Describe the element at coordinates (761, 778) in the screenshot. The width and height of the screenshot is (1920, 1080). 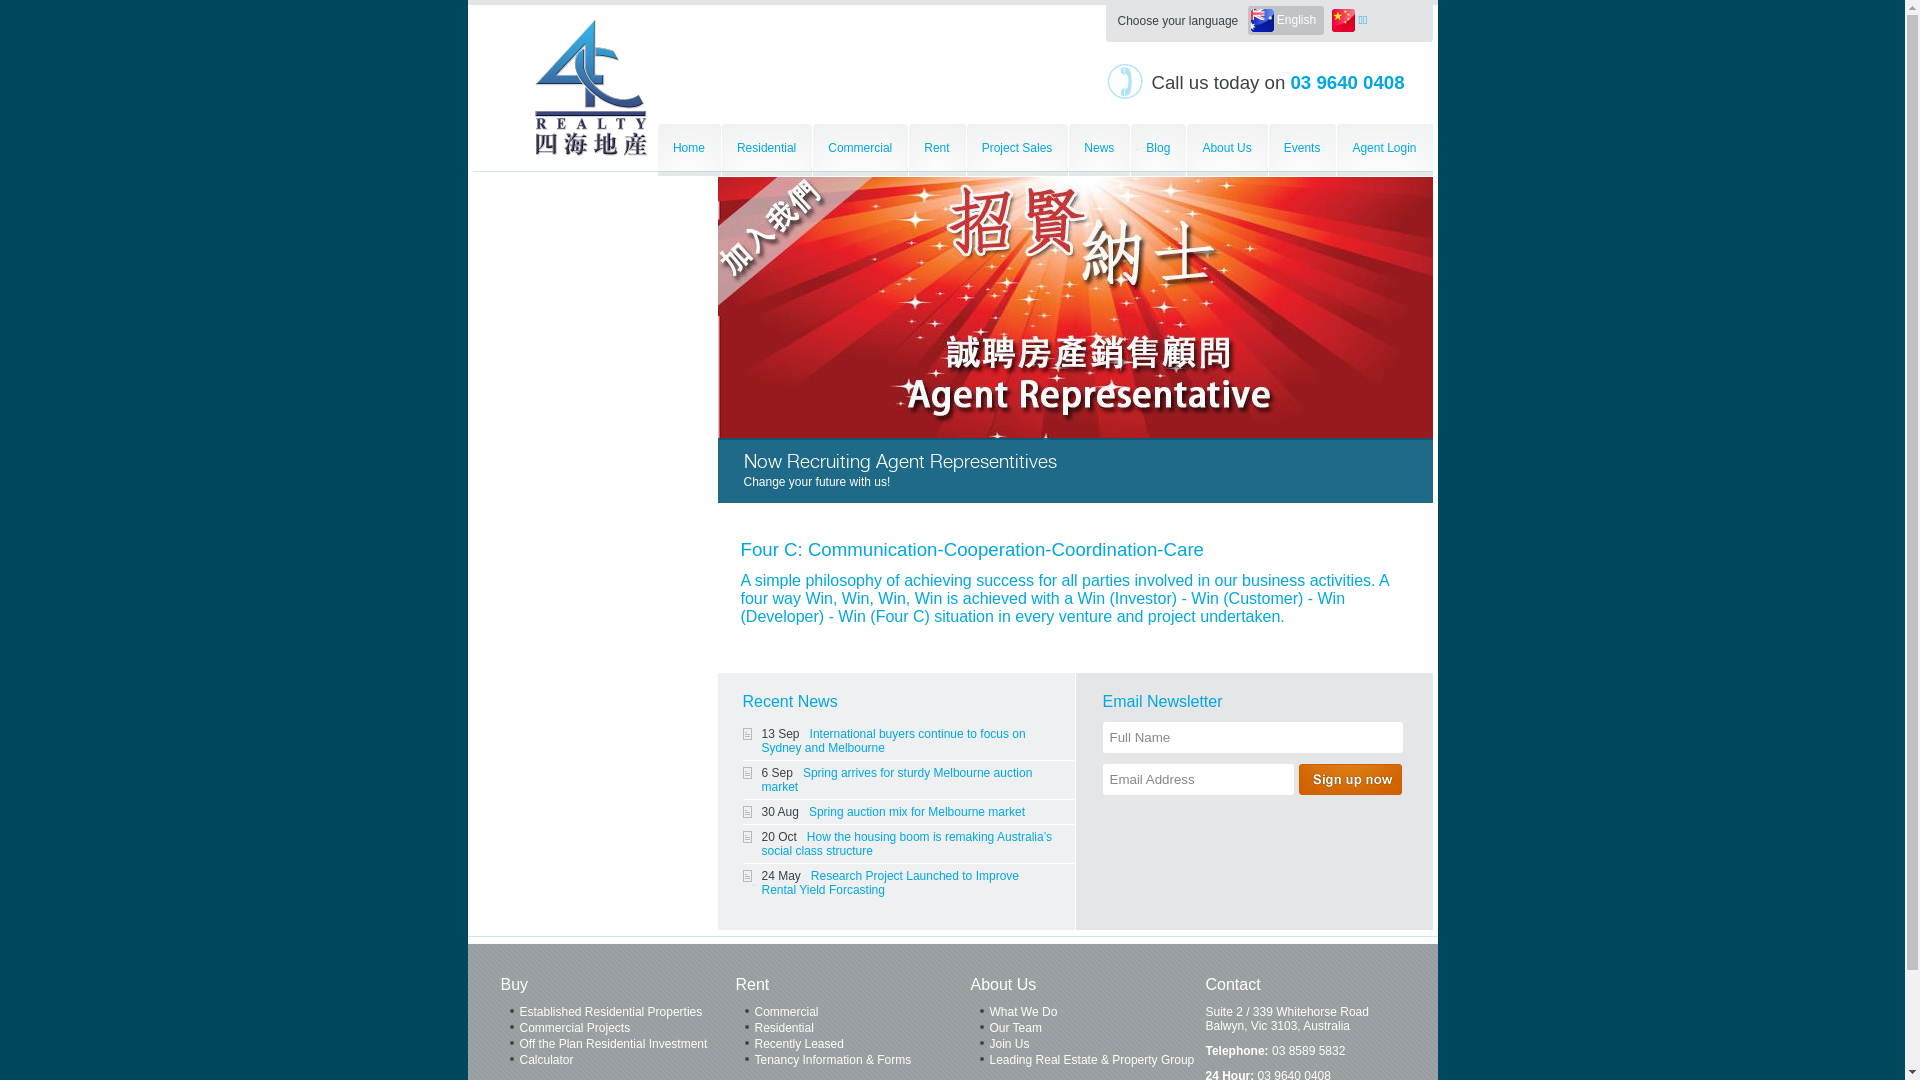
I see `'Spring arrives for sturdy Melbourne auction market'` at that location.